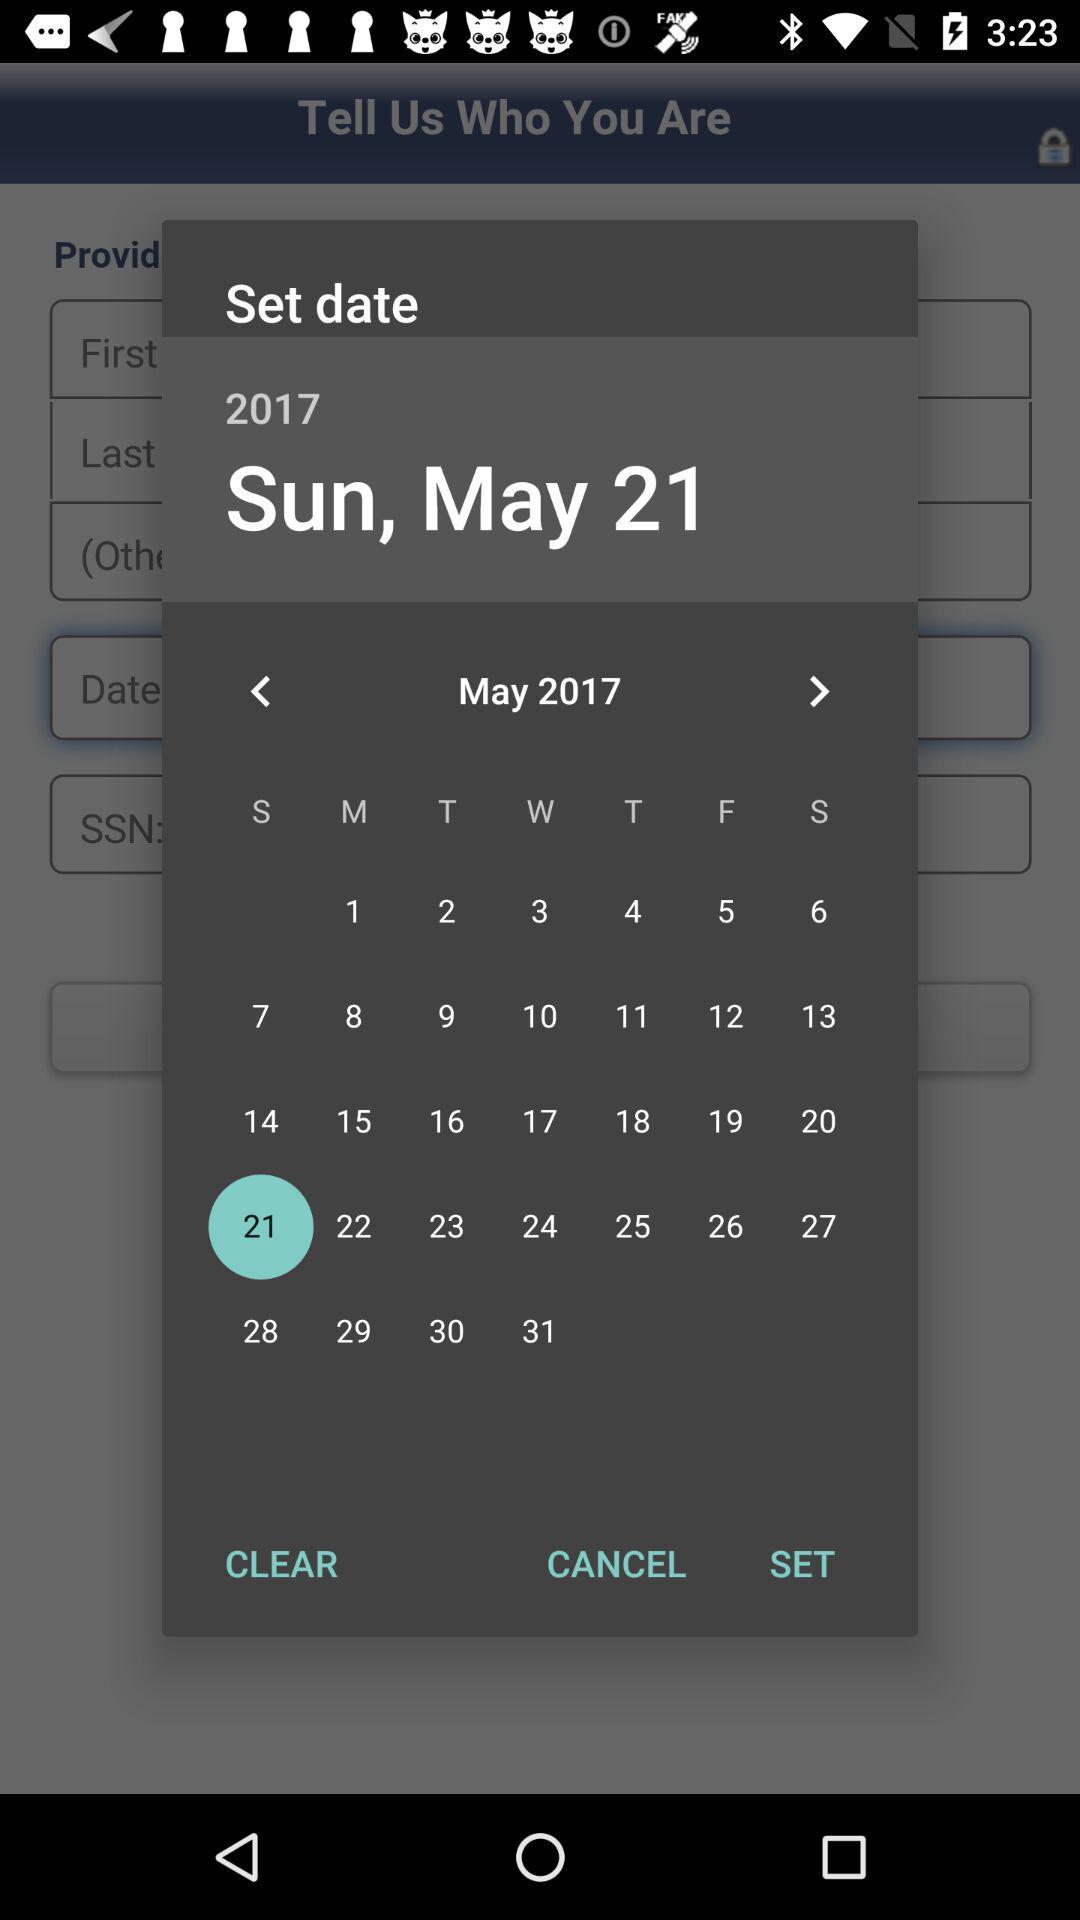 This screenshot has height=1920, width=1080. Describe the element at coordinates (281, 1562) in the screenshot. I see `the icon at the bottom left corner` at that location.